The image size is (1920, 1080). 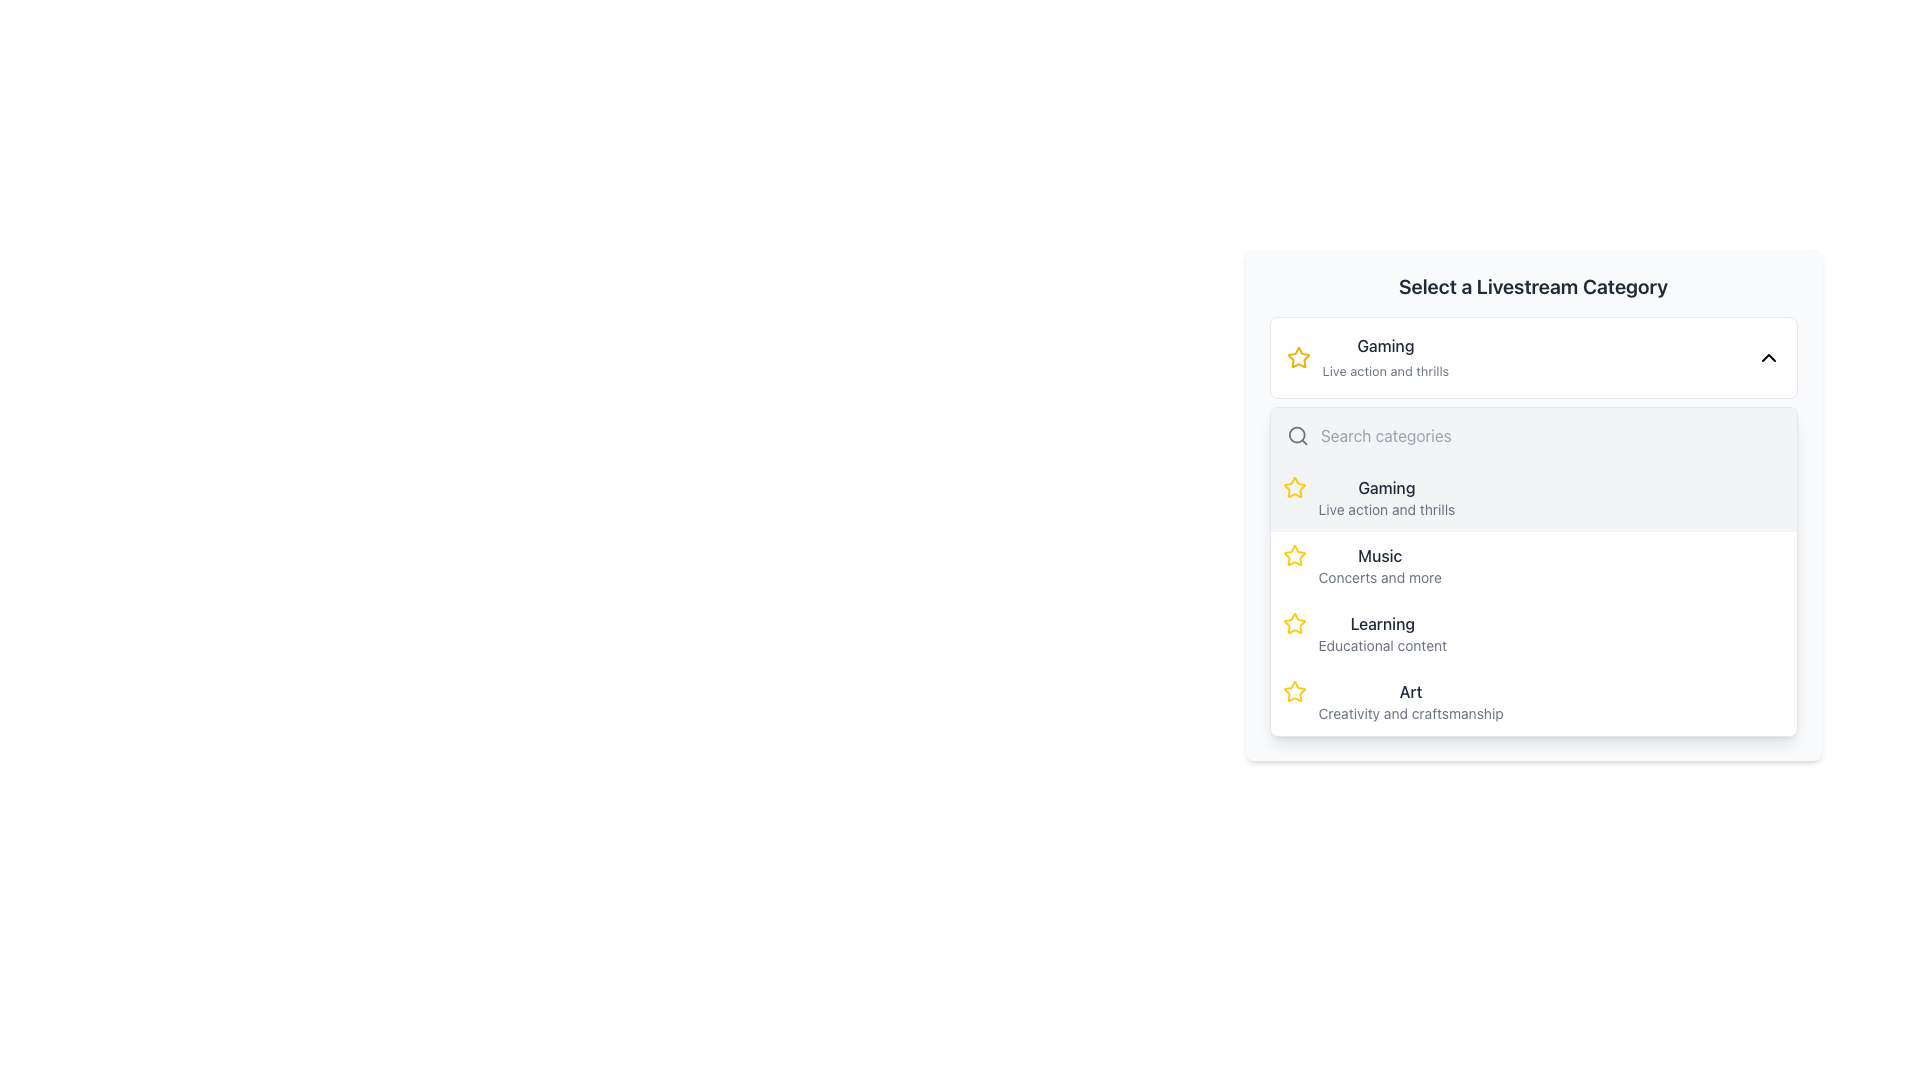 What do you see at coordinates (1294, 622) in the screenshot?
I see `the star-shaped icon filled with vibrant yellow color located adjacent to the 'Learning' category label in the dropdown menu to interact with it` at bounding box center [1294, 622].